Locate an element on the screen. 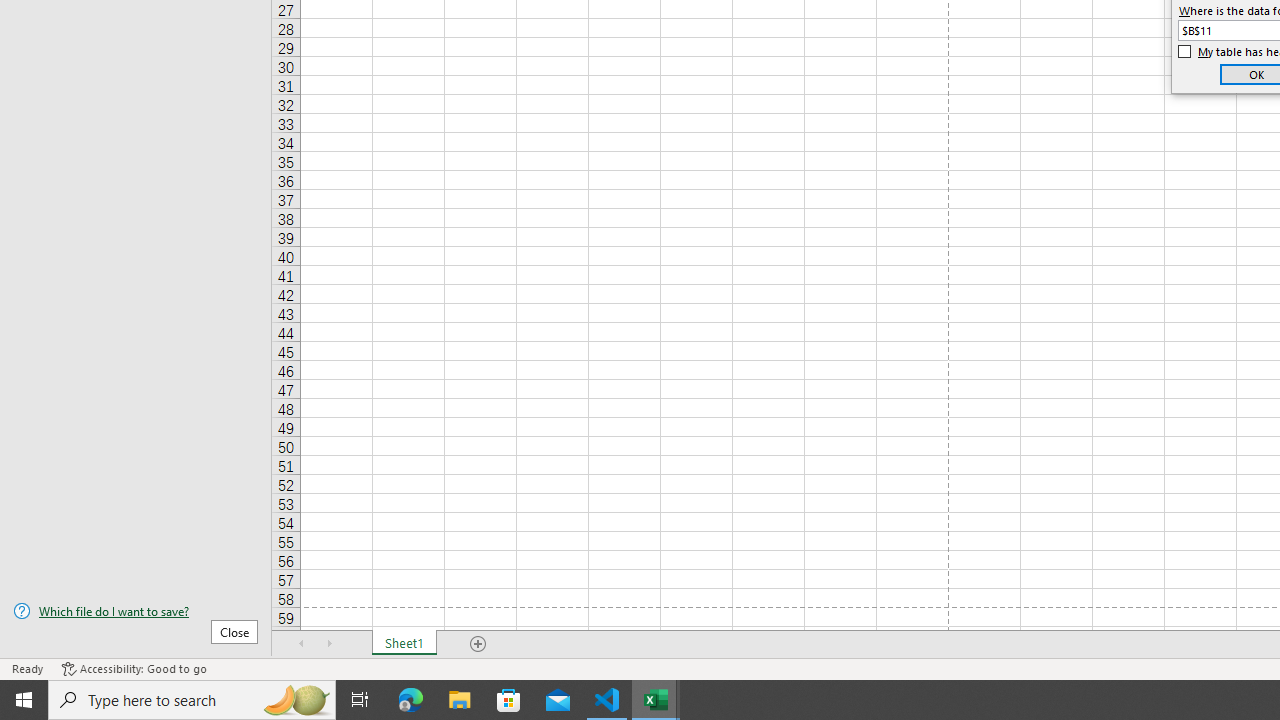  'Scroll Right' is located at coordinates (330, 644).